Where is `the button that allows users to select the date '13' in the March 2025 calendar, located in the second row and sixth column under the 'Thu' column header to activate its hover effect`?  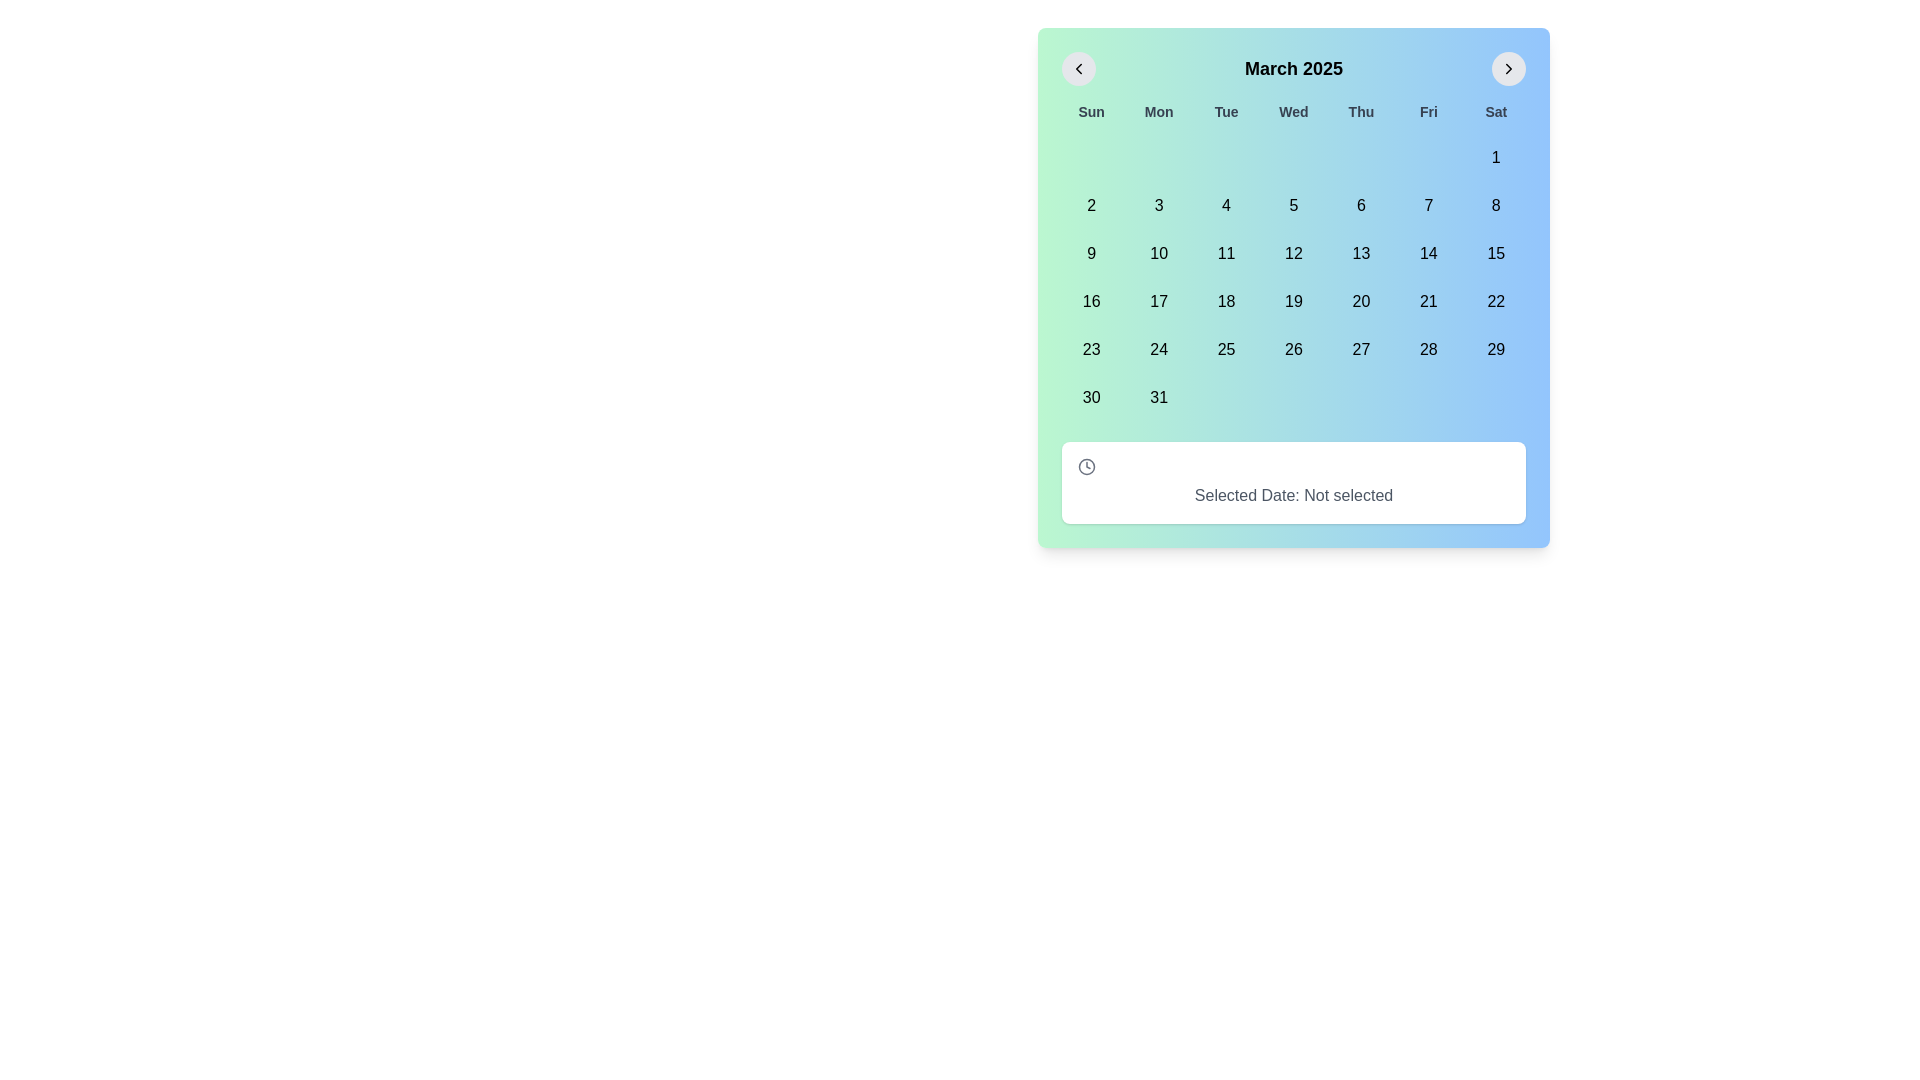 the button that allows users to select the date '13' in the March 2025 calendar, located in the second row and sixth column under the 'Thu' column header to activate its hover effect is located at coordinates (1360, 253).